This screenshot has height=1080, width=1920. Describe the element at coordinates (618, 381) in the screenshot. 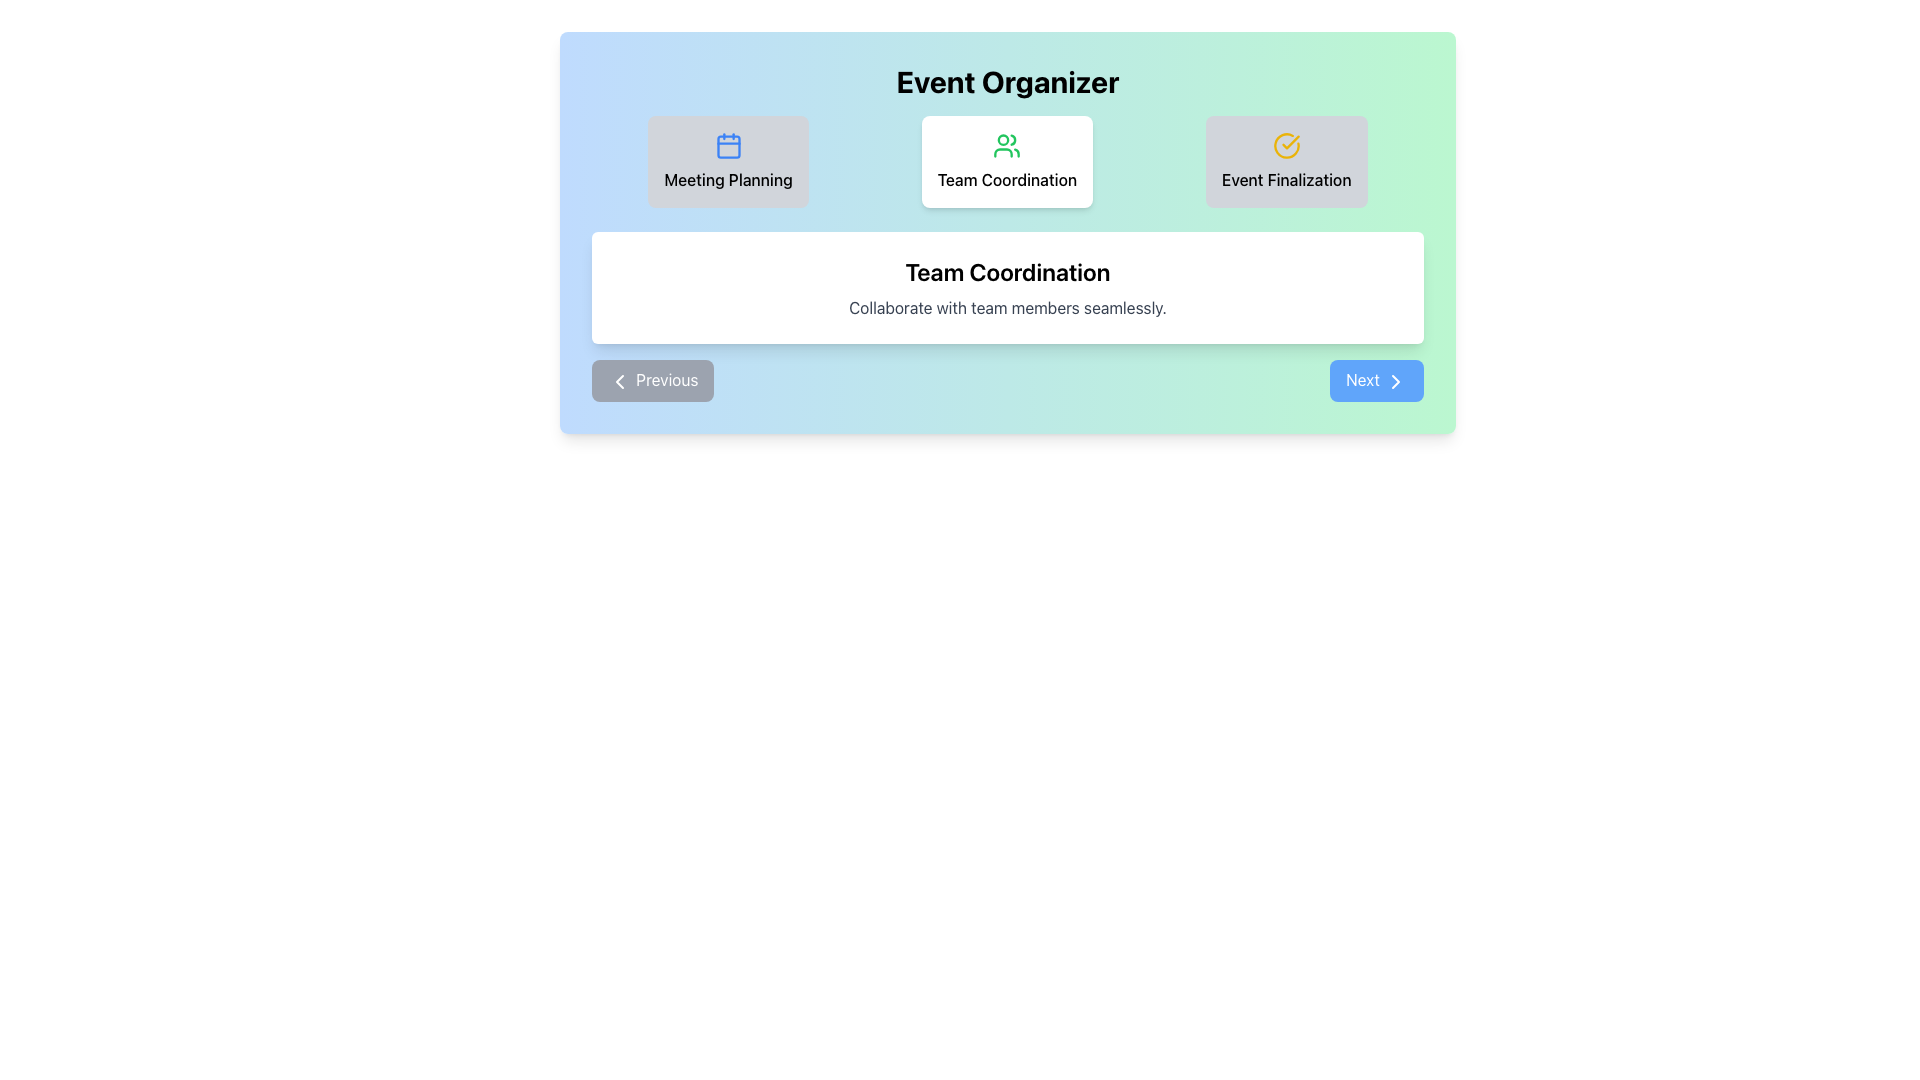

I see `the chevron arrow icon within the 'Previous' button` at that location.